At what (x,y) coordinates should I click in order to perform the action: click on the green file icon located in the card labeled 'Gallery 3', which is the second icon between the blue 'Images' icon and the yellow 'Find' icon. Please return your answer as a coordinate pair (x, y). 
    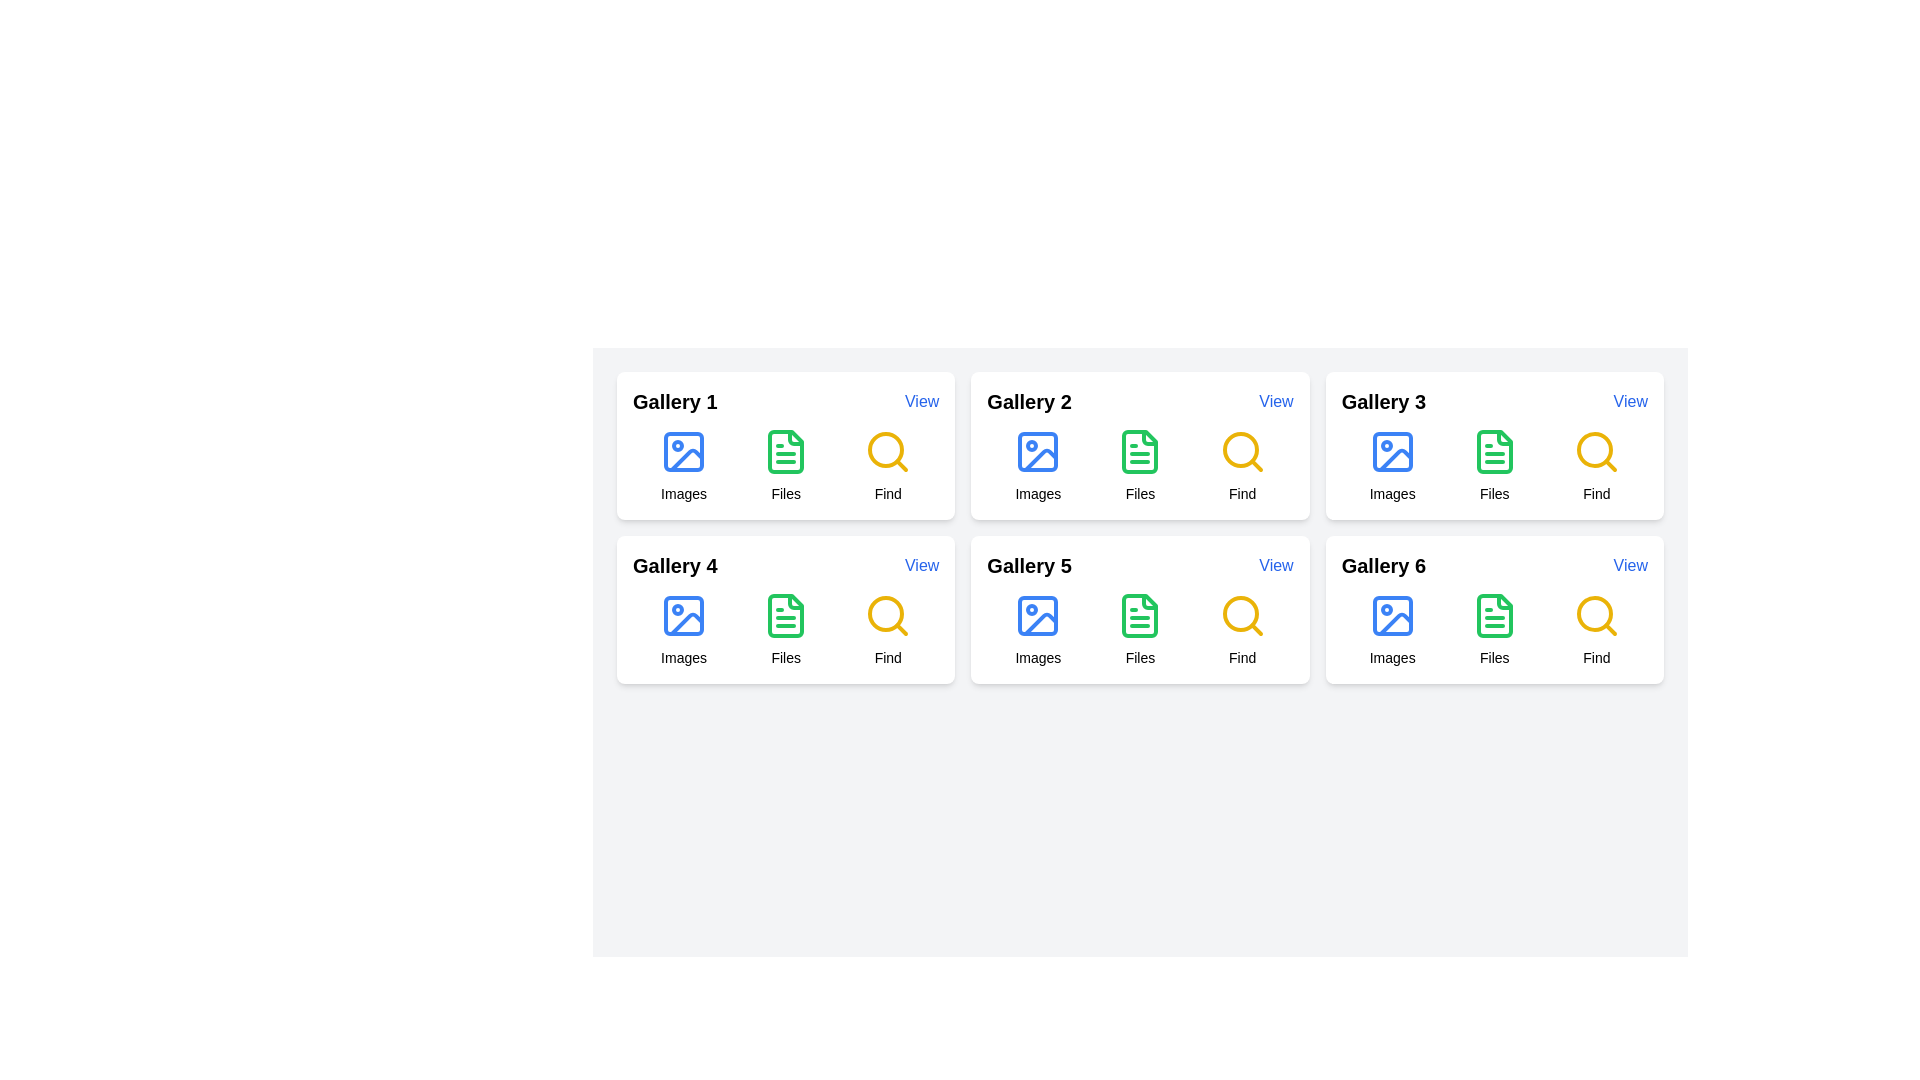
    Looking at the image, I should click on (1494, 451).